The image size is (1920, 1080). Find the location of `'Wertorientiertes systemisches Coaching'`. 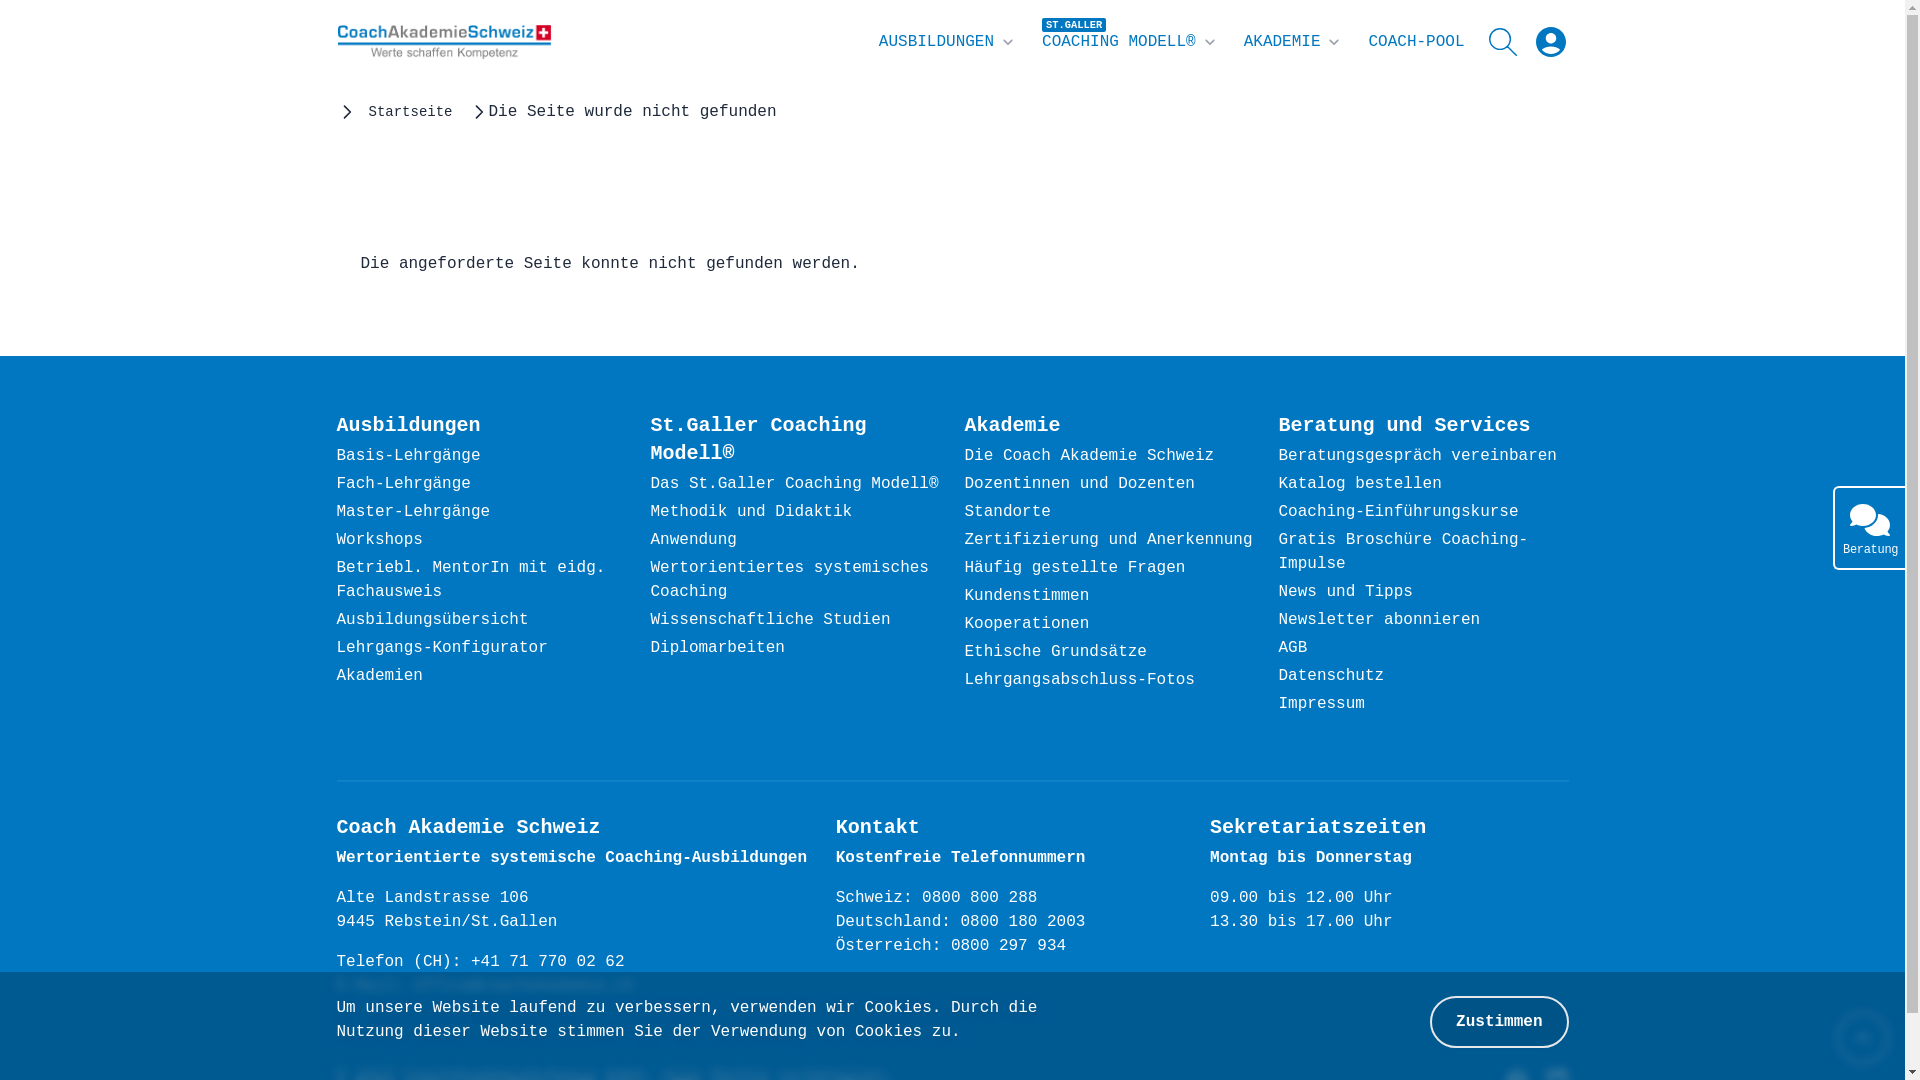

'Wertorientiertes systemisches Coaching' is located at coordinates (649, 581).